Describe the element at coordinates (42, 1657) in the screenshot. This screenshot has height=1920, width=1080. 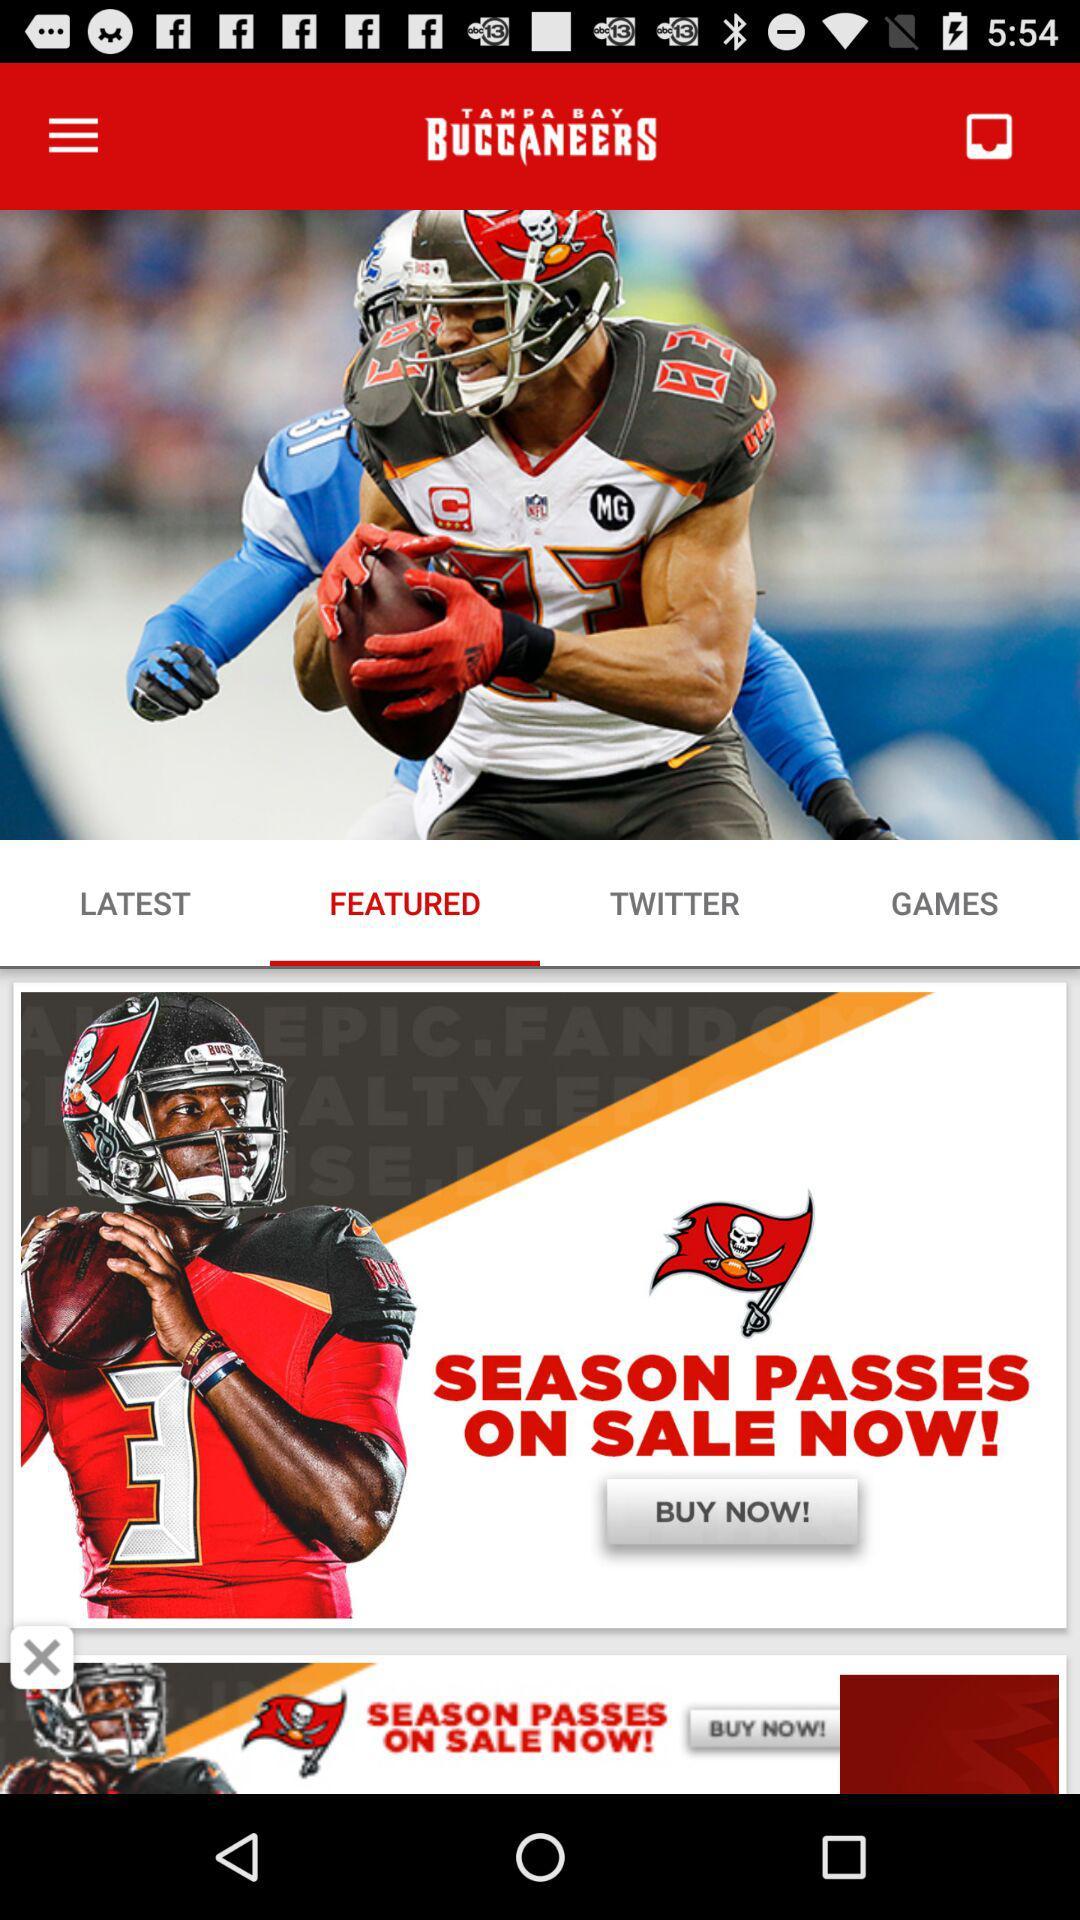
I see `click the window close option` at that location.